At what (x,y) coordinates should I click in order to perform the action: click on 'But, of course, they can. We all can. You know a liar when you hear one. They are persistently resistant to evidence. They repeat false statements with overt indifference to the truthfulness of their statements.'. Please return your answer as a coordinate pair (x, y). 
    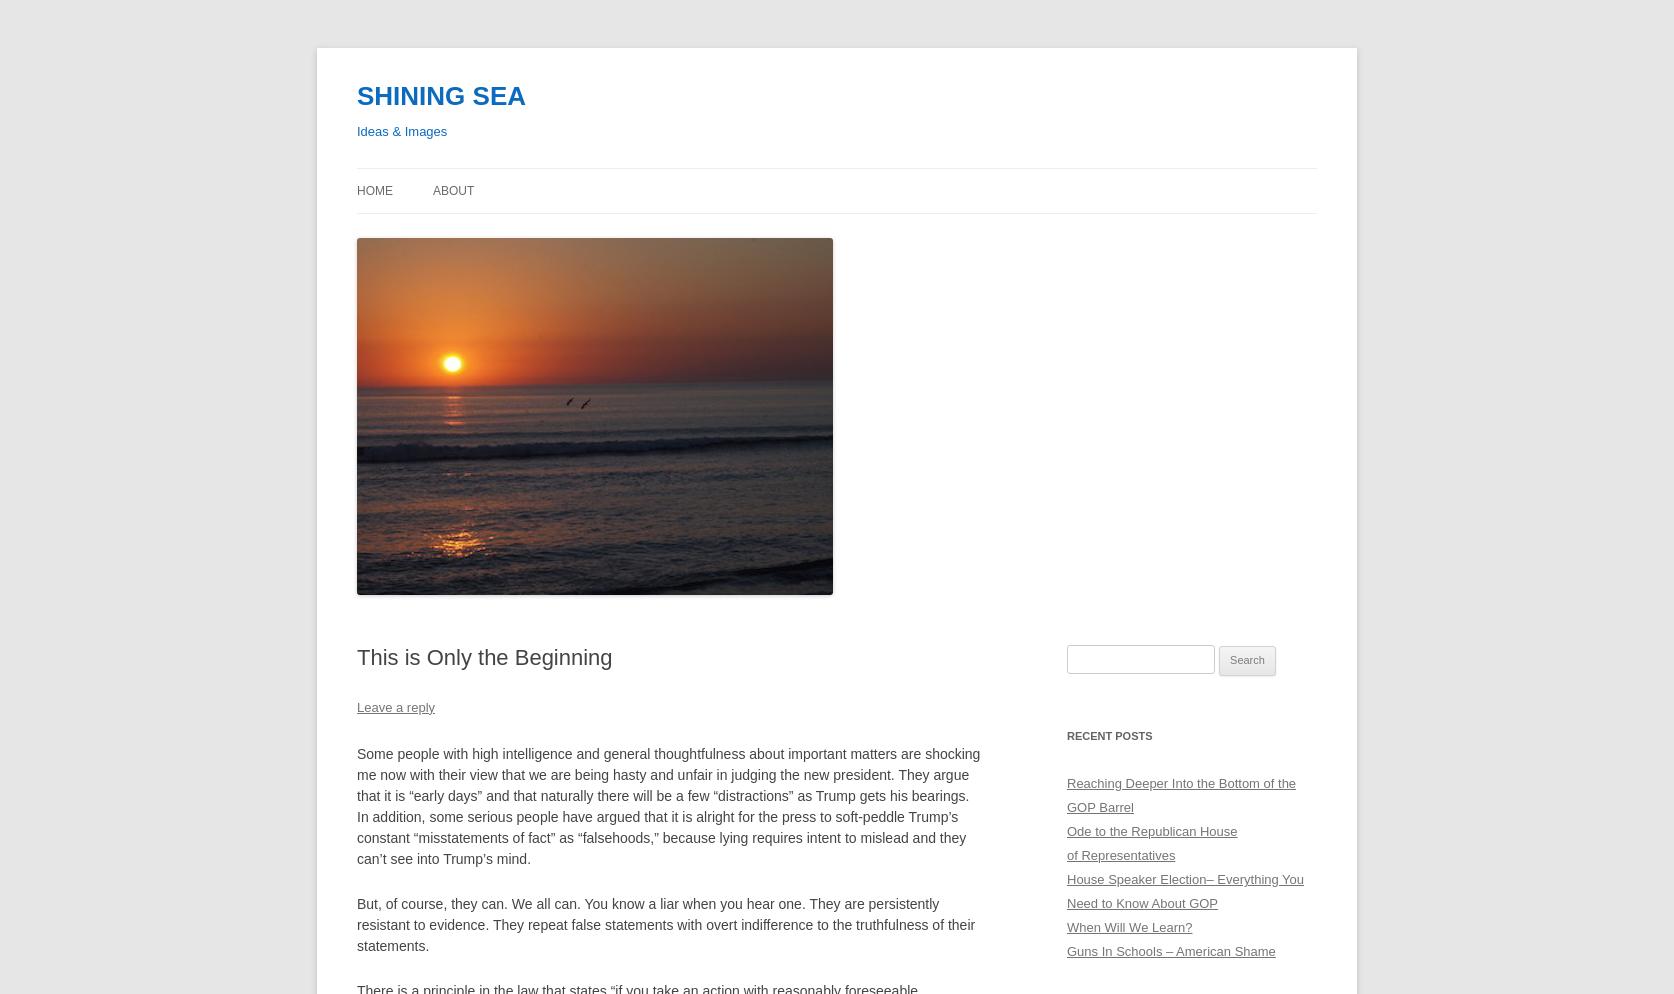
    Looking at the image, I should click on (357, 924).